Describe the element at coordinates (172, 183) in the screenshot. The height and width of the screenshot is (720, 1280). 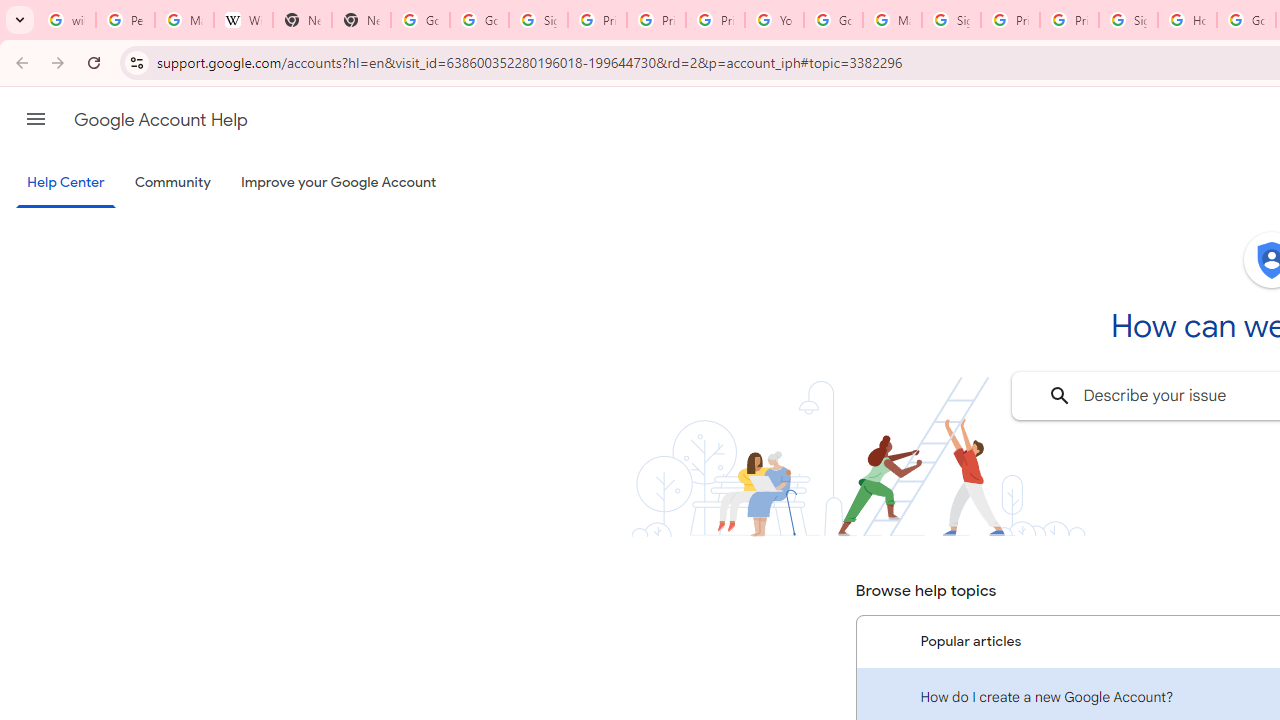
I see `'Community'` at that location.